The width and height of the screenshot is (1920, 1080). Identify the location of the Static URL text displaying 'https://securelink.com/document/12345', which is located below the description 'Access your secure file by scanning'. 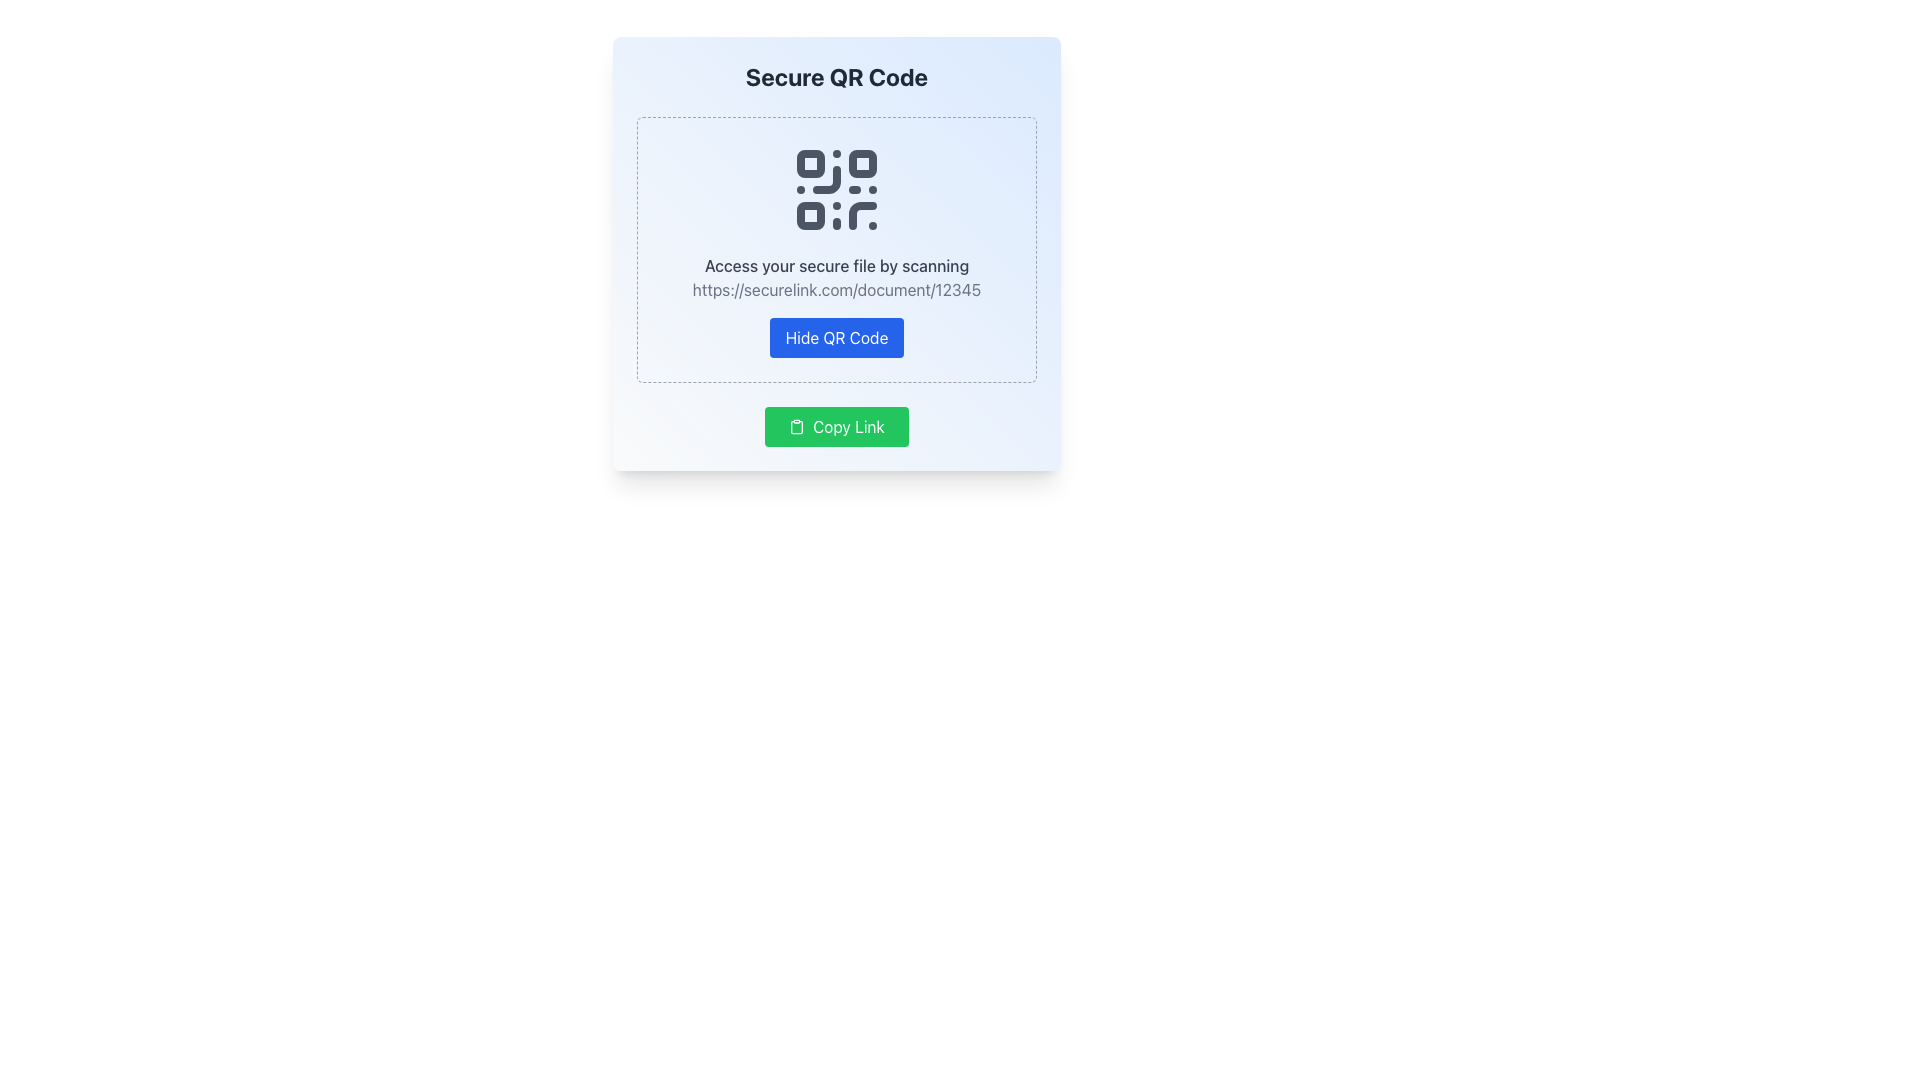
(836, 289).